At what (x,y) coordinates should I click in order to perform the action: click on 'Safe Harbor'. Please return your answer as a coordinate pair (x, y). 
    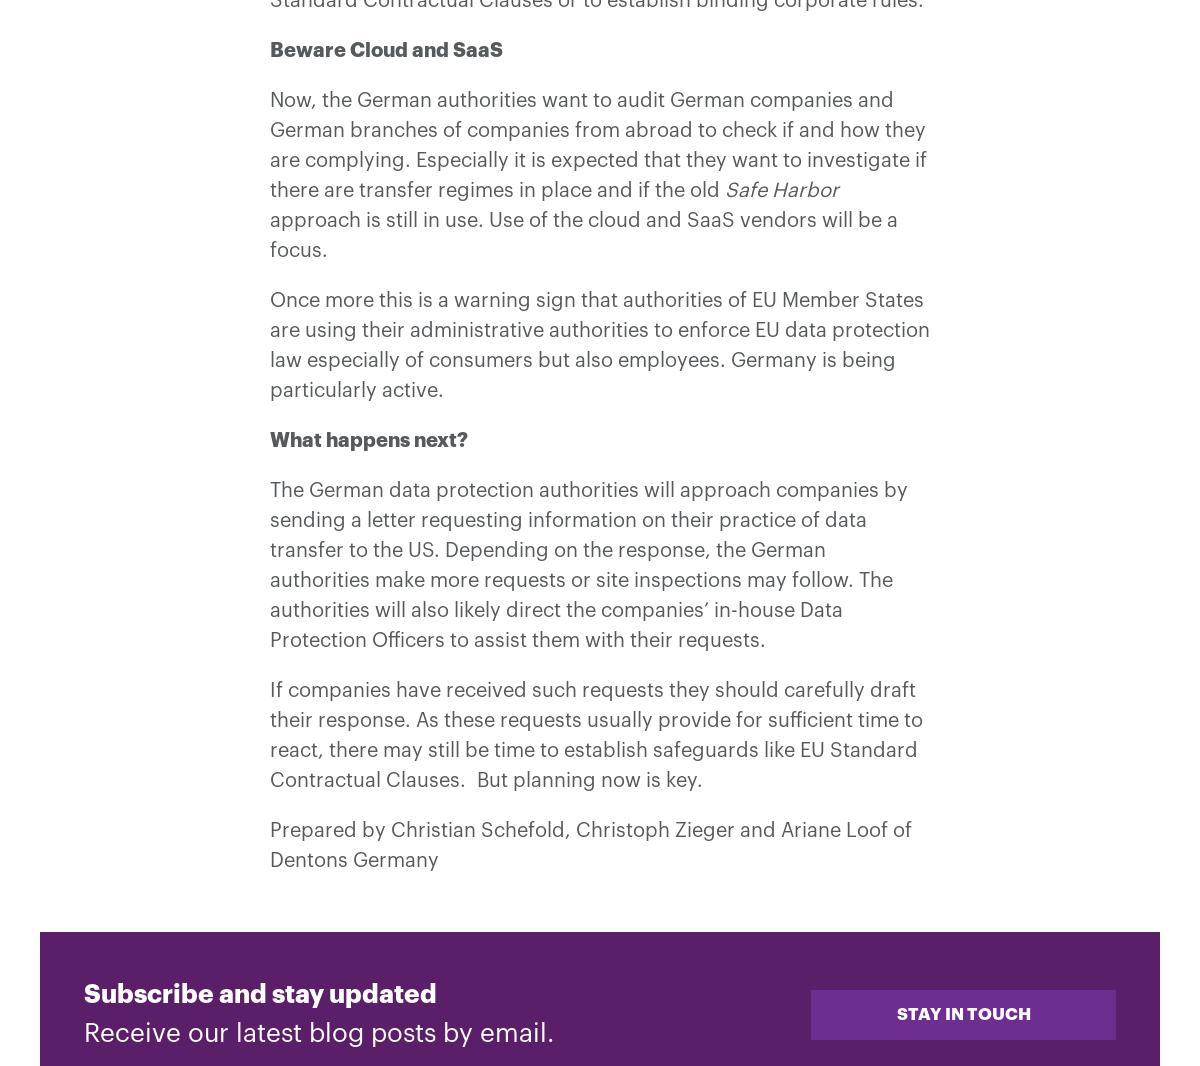
    Looking at the image, I should click on (781, 190).